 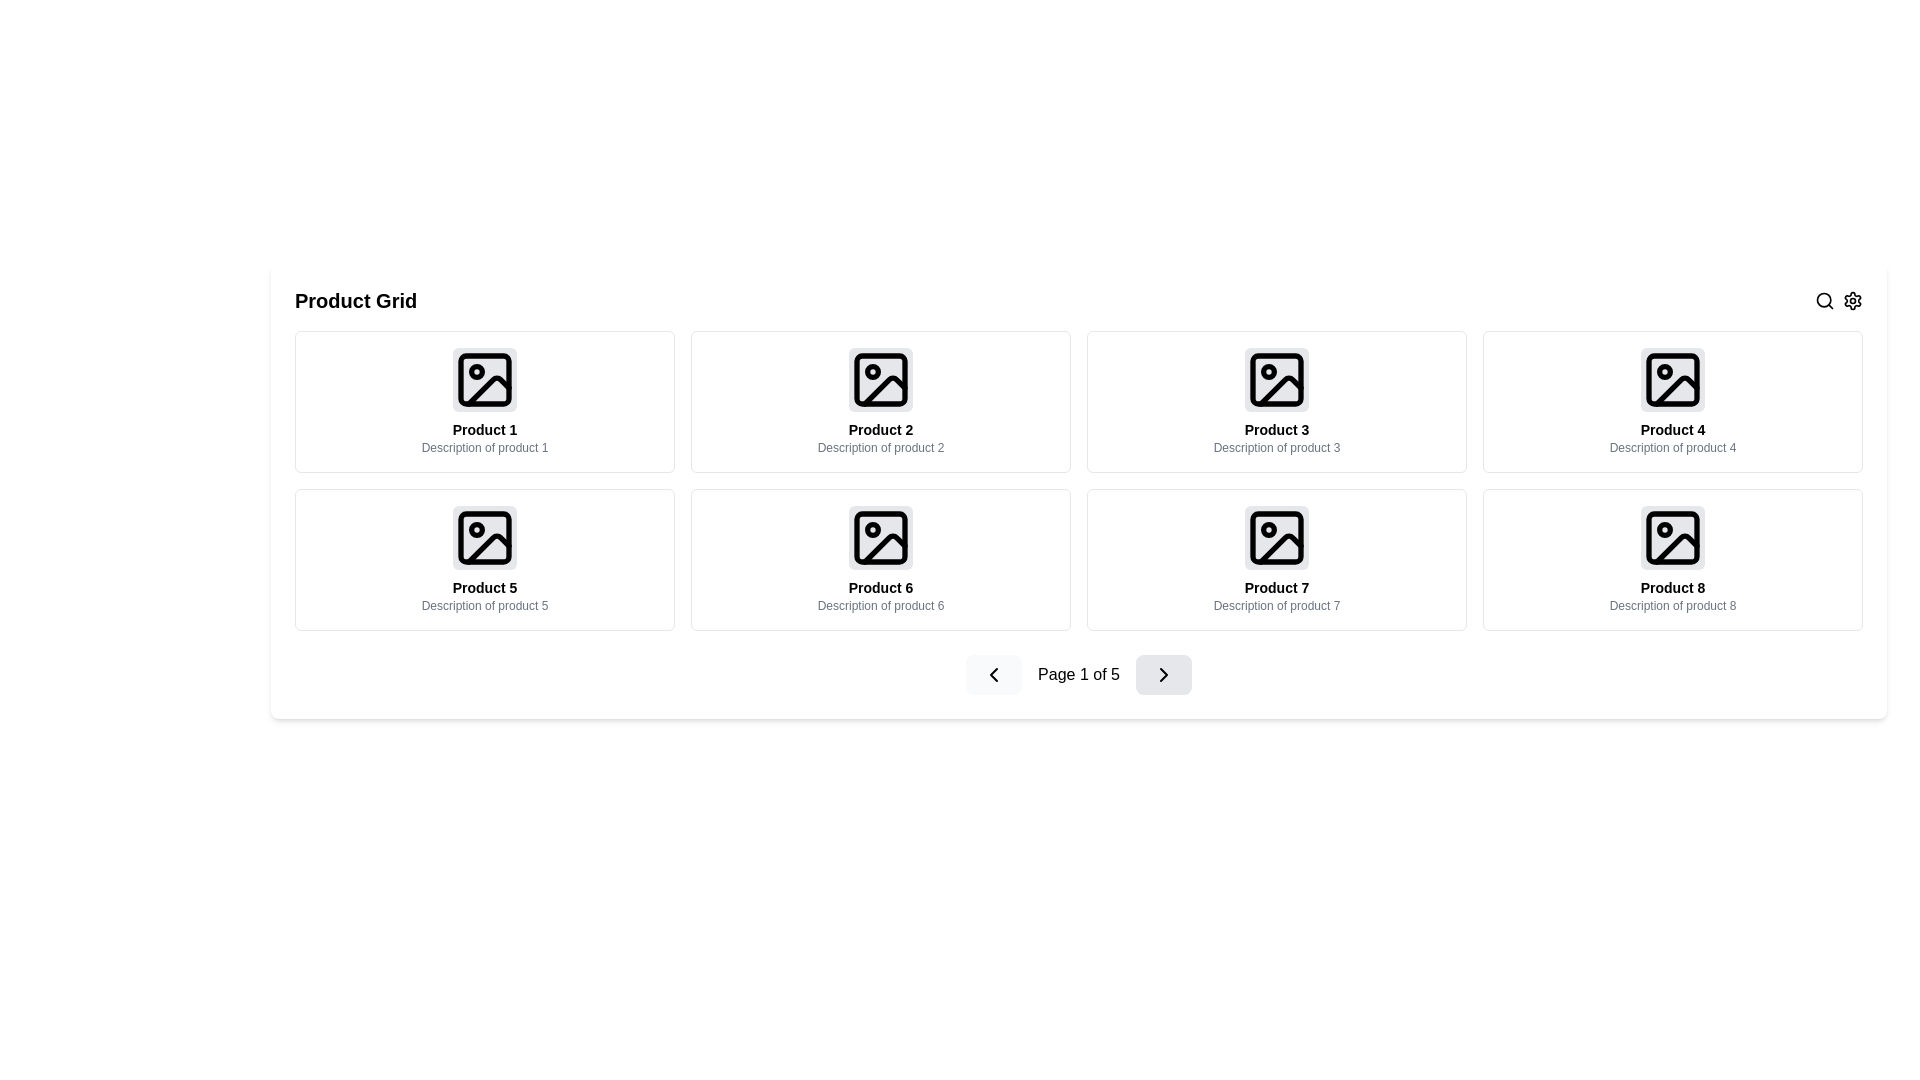 I want to click on the information card presenting details about 'Product 4', located in the second row and second column of the grid layout, so click(x=1673, y=401).